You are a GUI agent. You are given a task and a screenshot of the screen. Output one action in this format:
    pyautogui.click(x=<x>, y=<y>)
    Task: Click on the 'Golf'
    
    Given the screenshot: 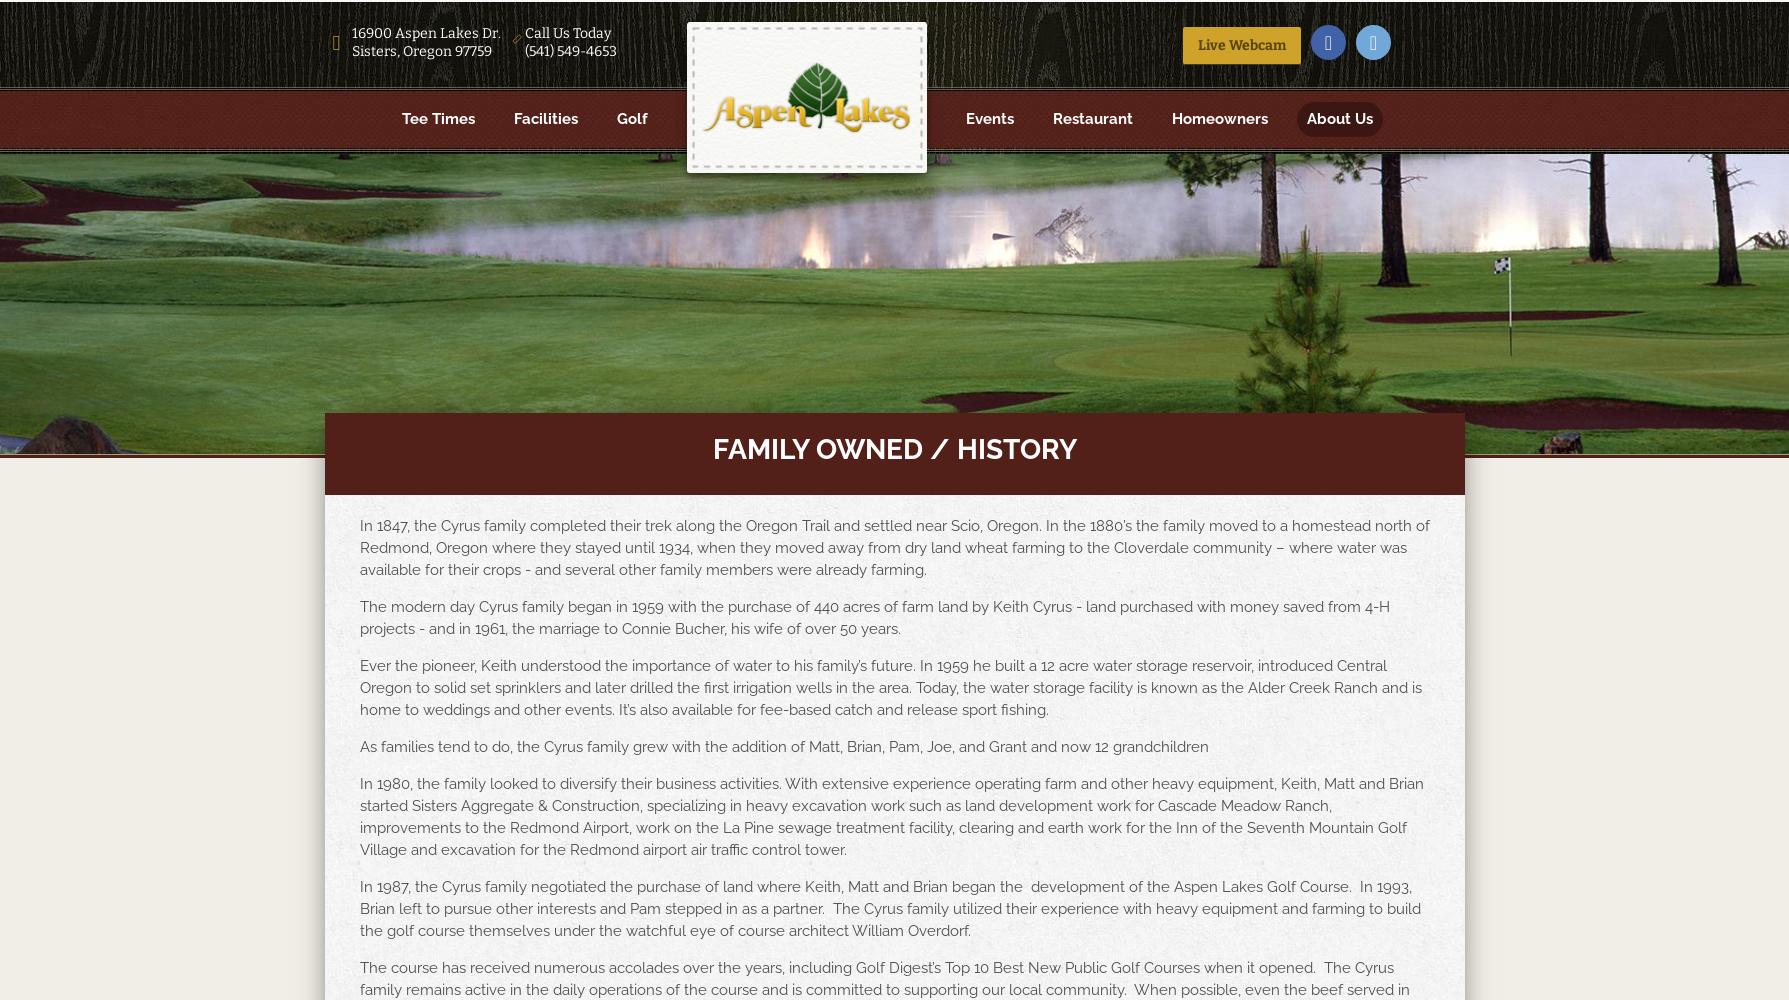 What is the action you would take?
    pyautogui.click(x=631, y=118)
    